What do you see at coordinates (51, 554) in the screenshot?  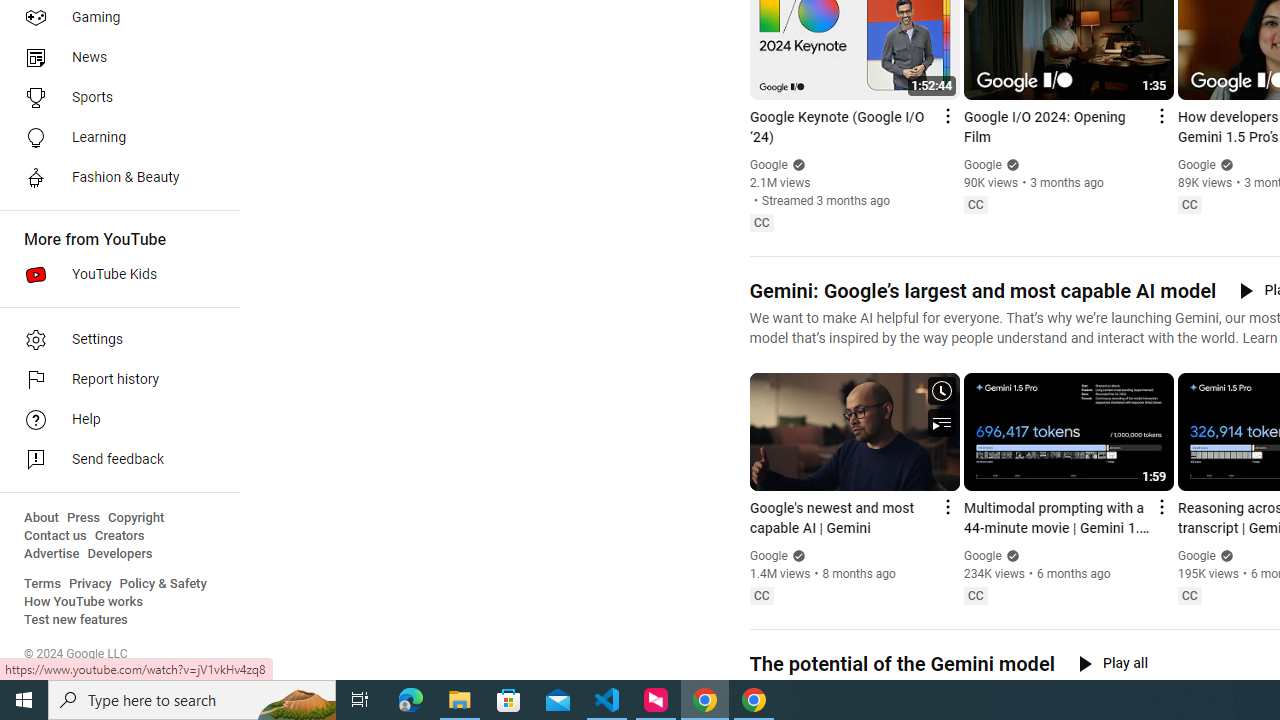 I see `'Advertise'` at bounding box center [51, 554].